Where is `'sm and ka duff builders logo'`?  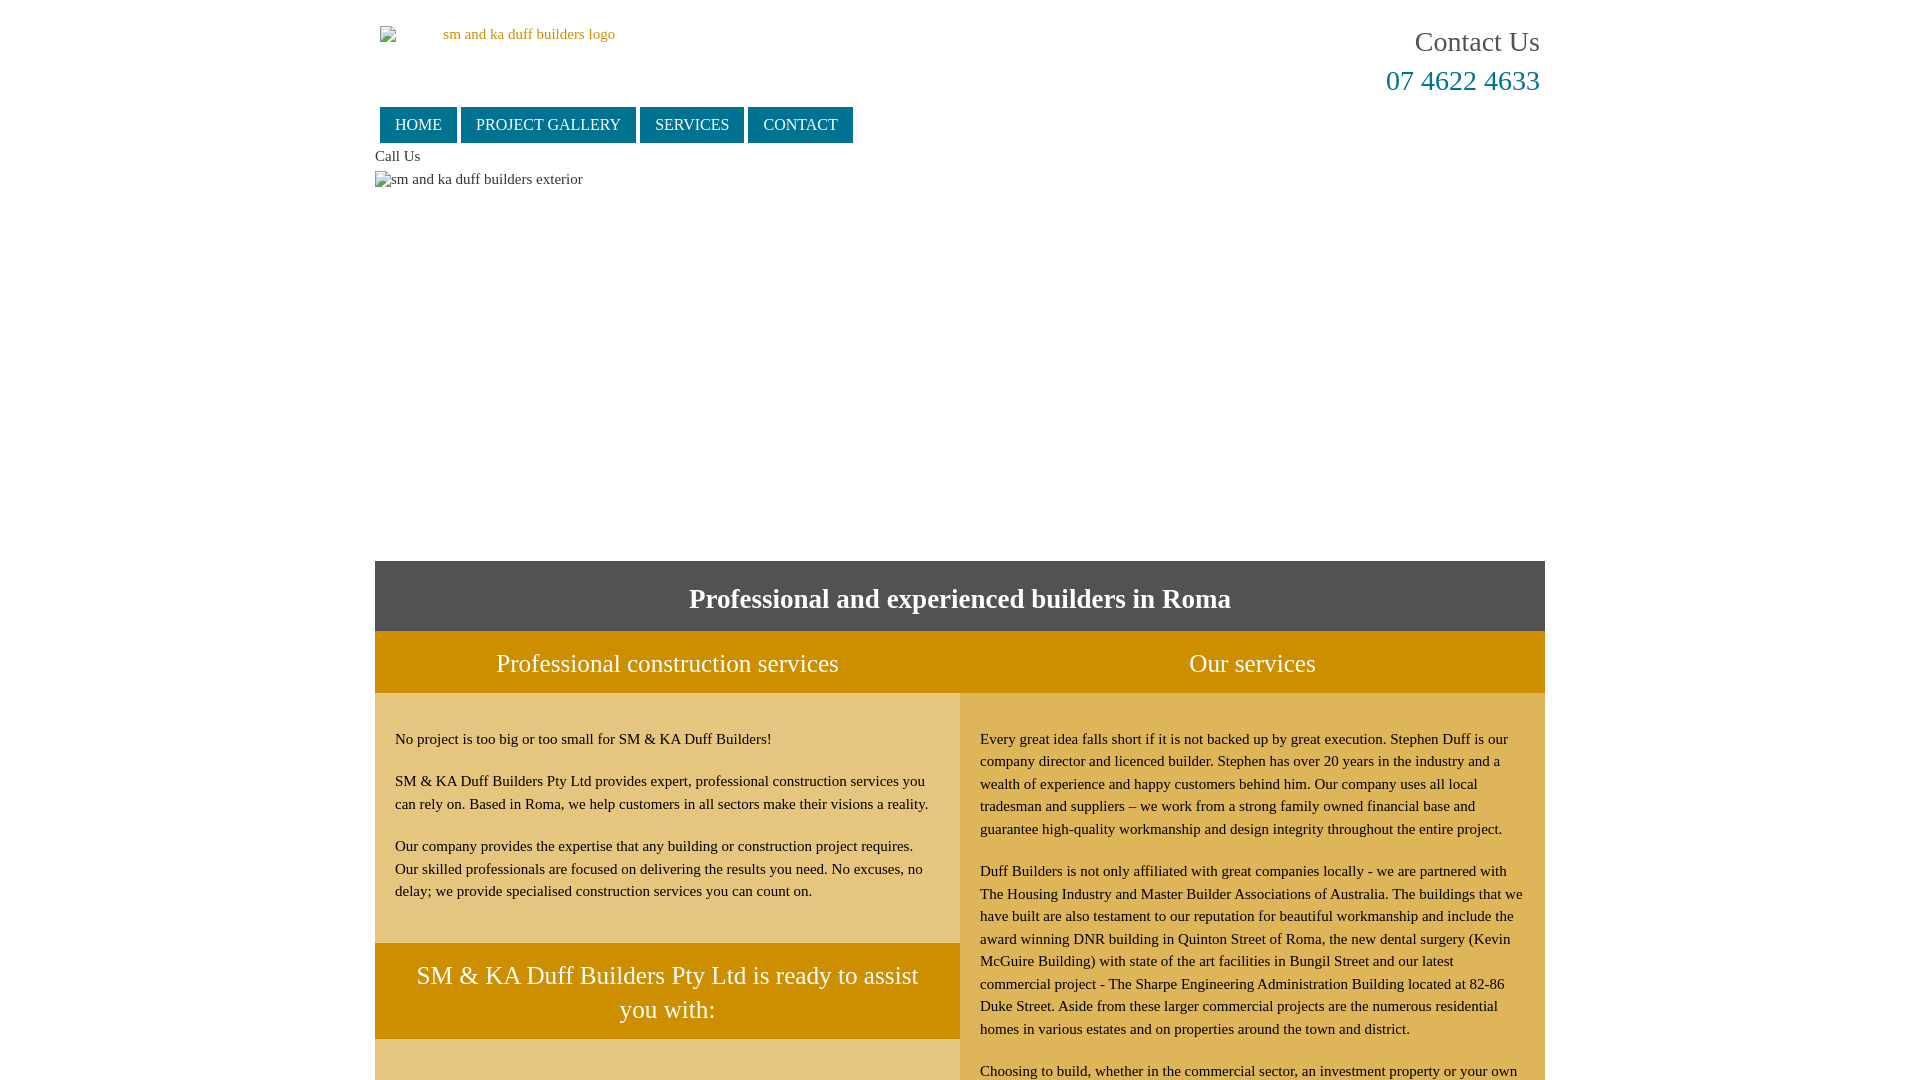
'sm and ka duff builders logo' is located at coordinates (521, 34).